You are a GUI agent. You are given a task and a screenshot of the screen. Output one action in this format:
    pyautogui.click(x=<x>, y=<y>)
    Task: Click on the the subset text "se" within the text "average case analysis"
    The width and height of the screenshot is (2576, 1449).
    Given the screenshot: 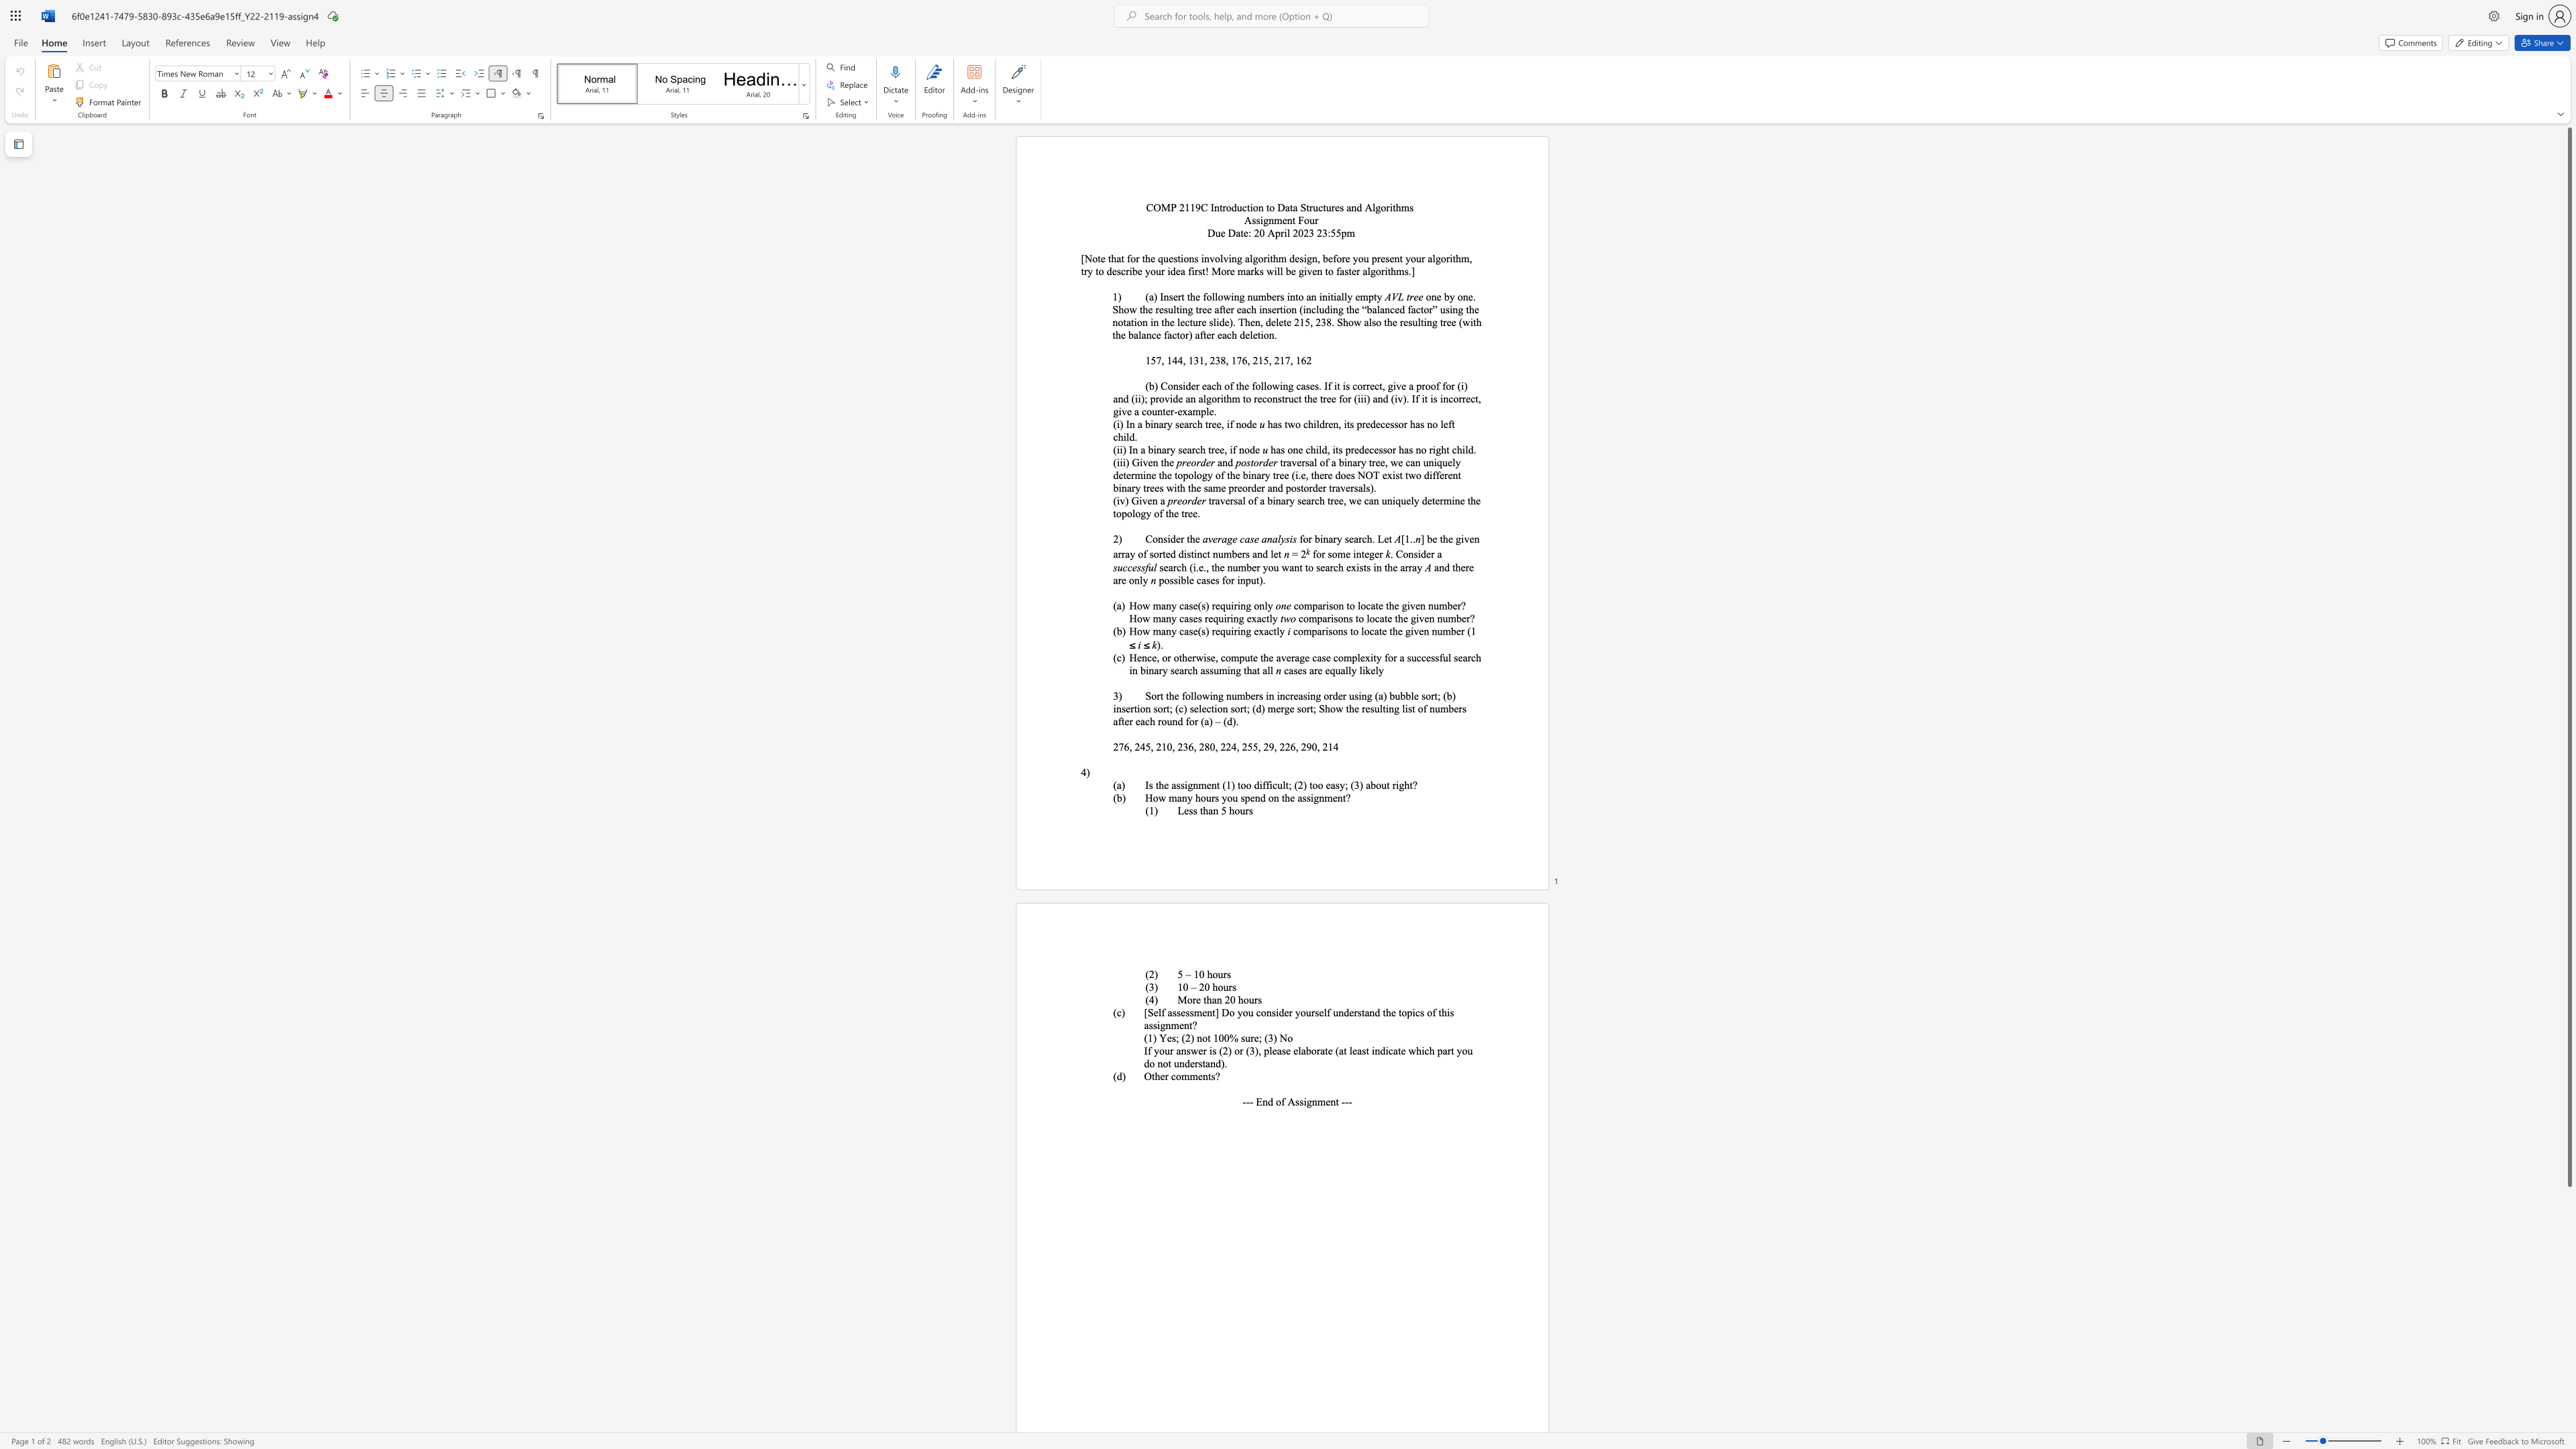 What is the action you would take?
    pyautogui.click(x=1249, y=538)
    